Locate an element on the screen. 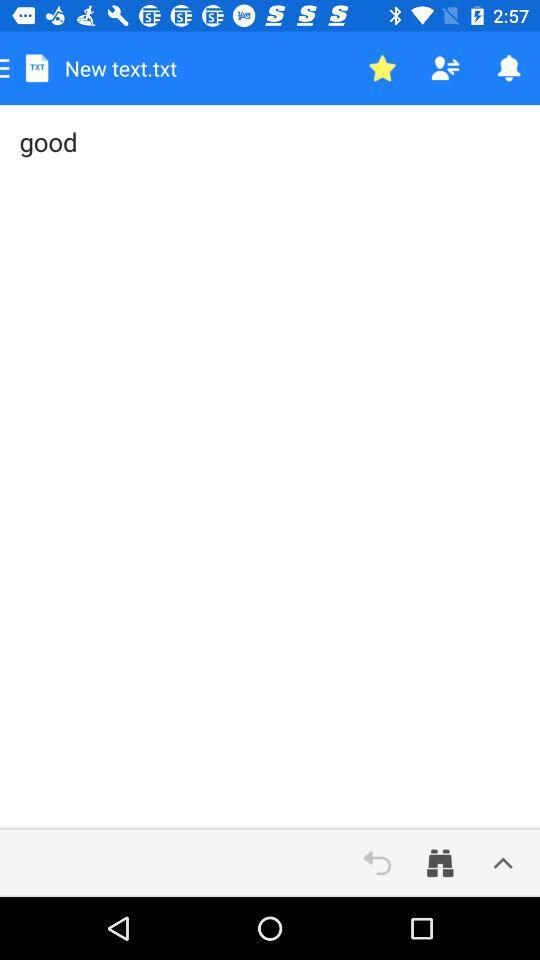  icon below the good item is located at coordinates (502, 862).